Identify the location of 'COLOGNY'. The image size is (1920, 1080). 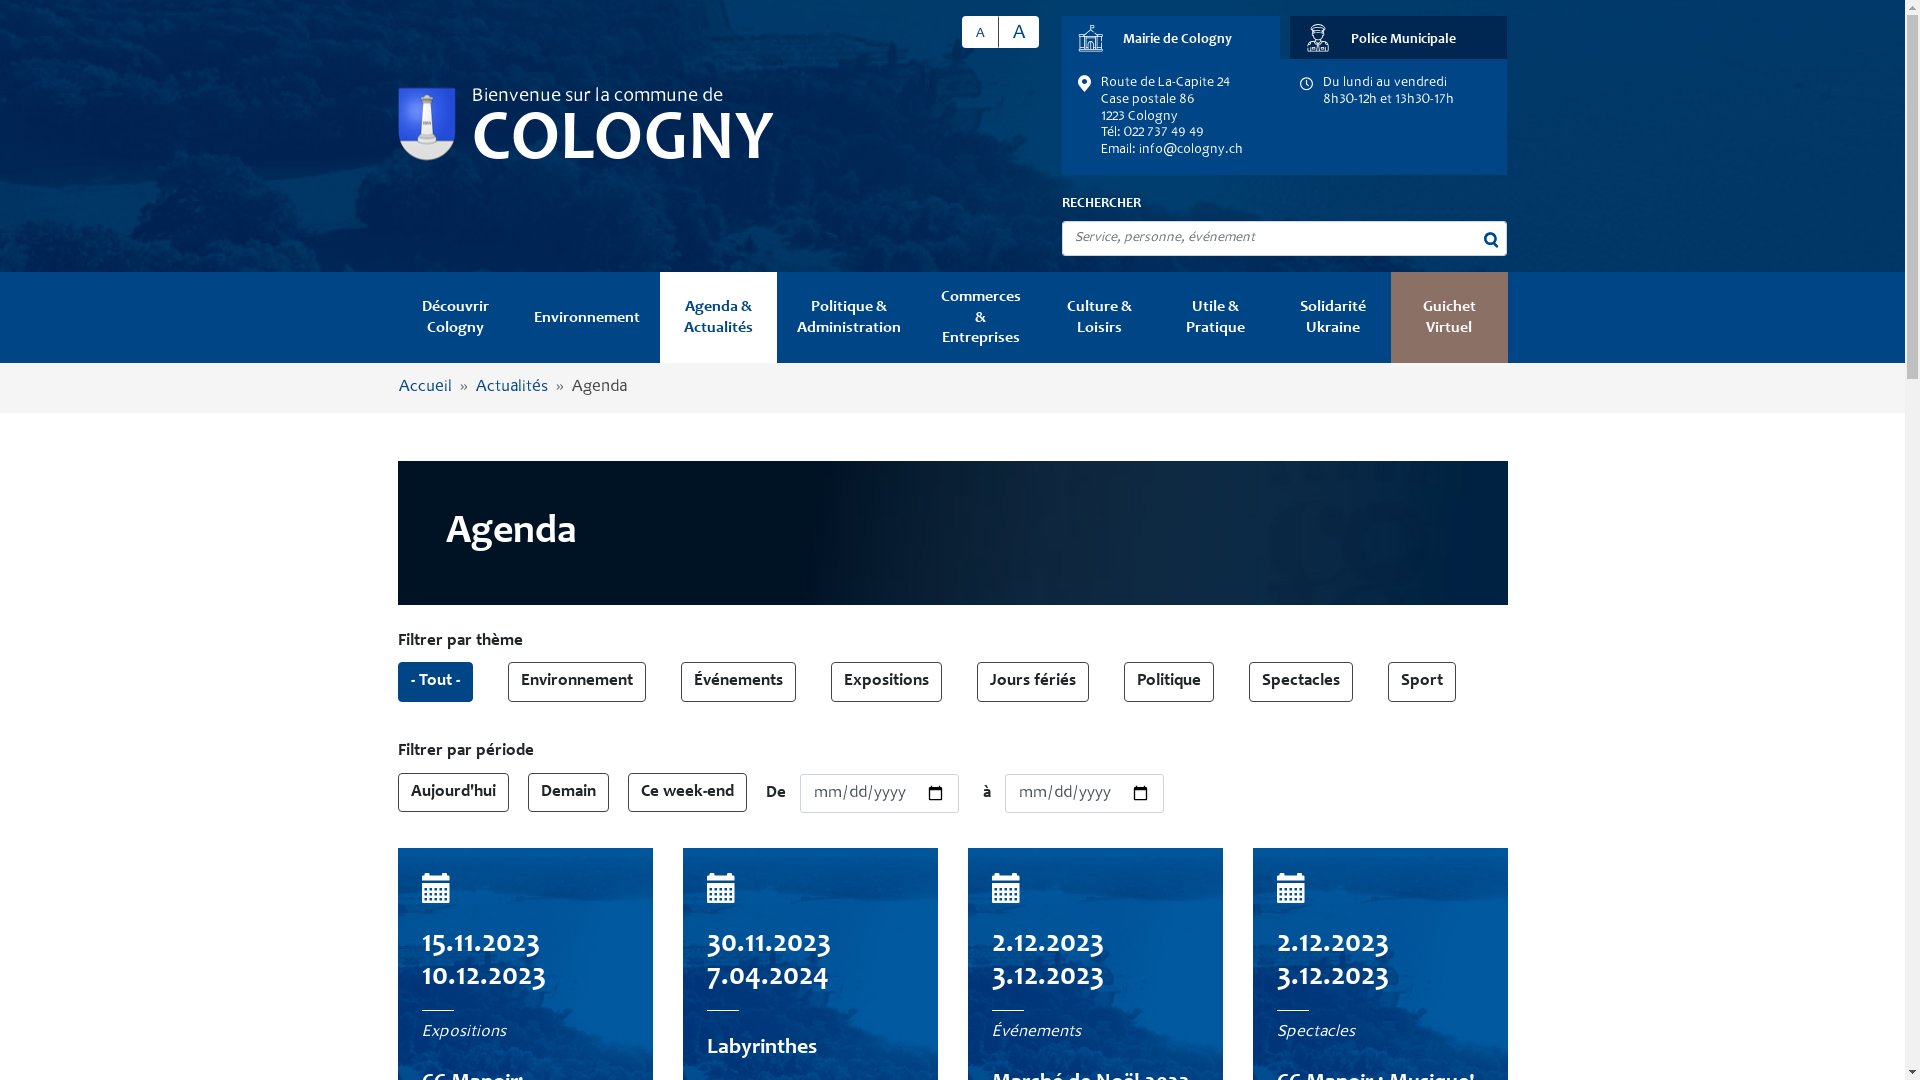
(622, 141).